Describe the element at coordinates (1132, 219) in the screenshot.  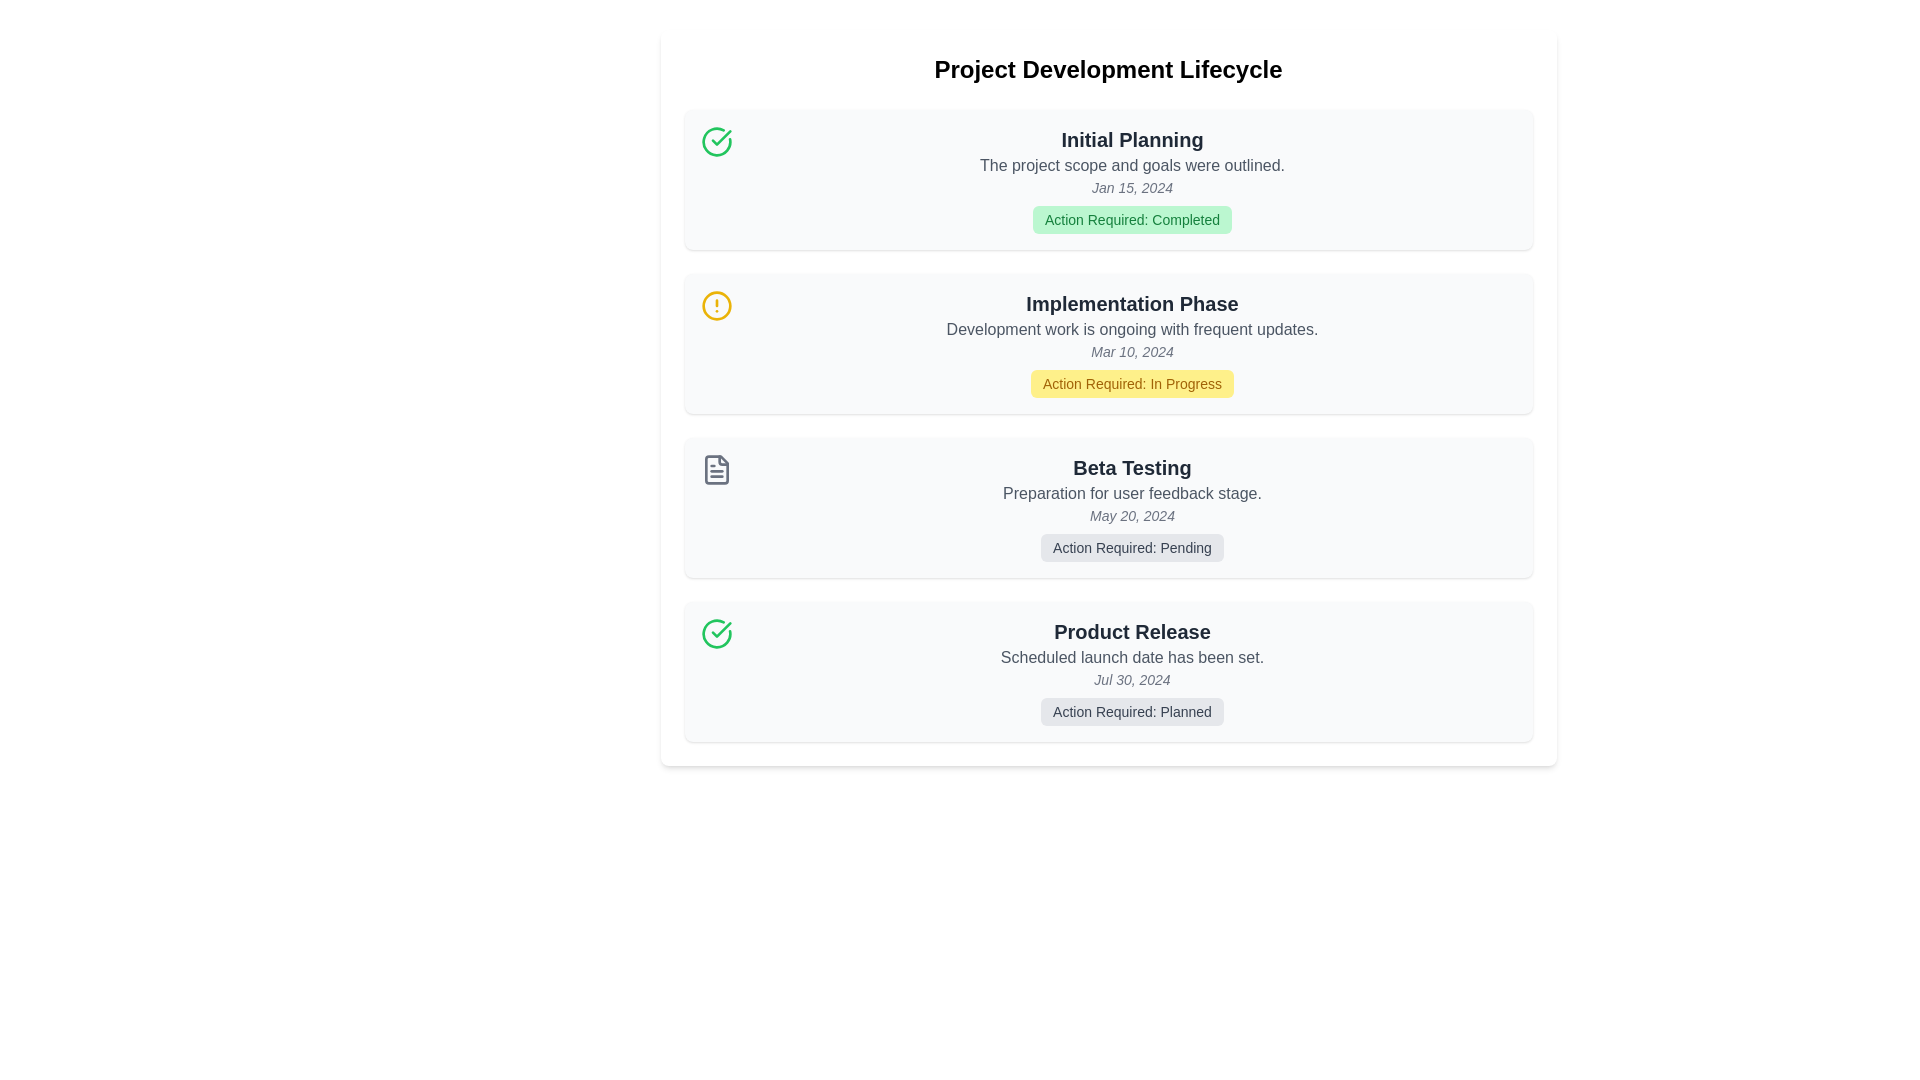
I see `the status indicator text badge located in the last line of the 'Initial Planning' segment of the 'Project Development Lifecycle' layout` at that location.